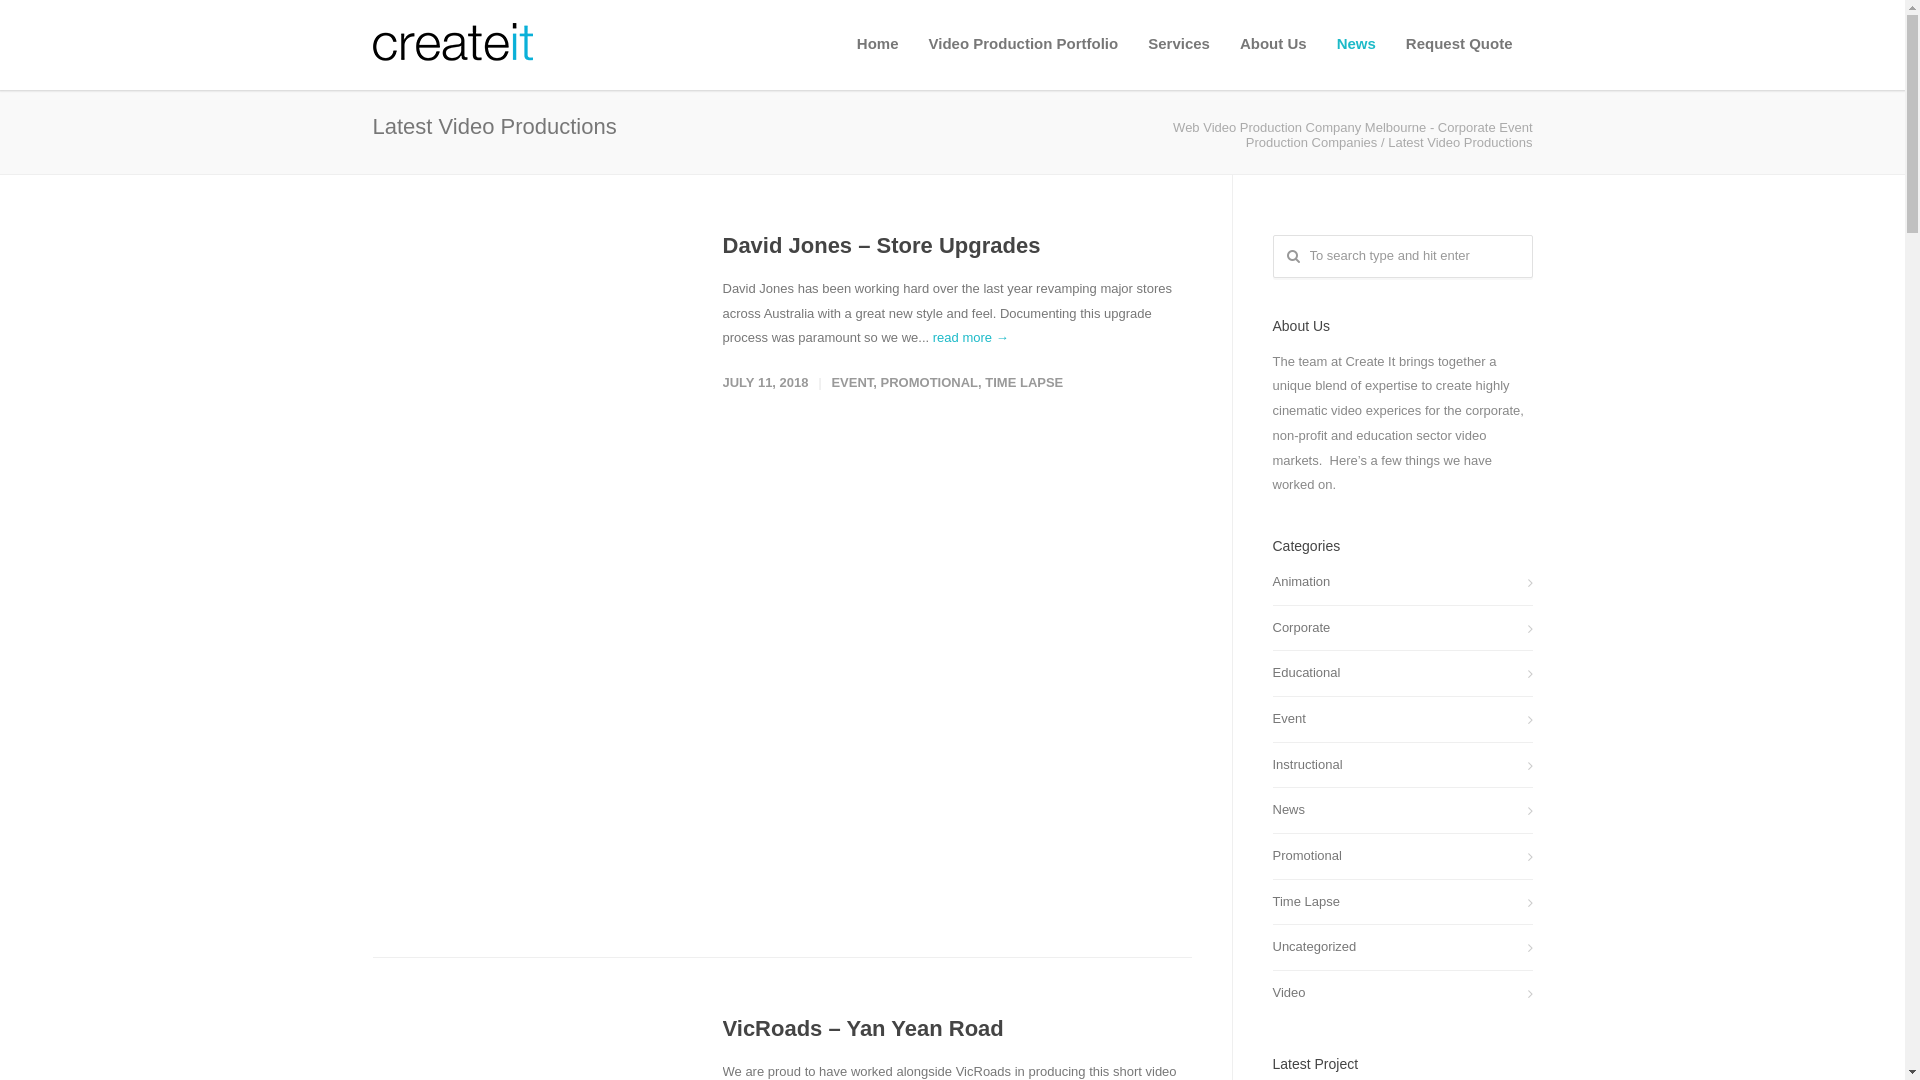  Describe the element at coordinates (1022, 43) in the screenshot. I see `'Video Production Portfolio'` at that location.